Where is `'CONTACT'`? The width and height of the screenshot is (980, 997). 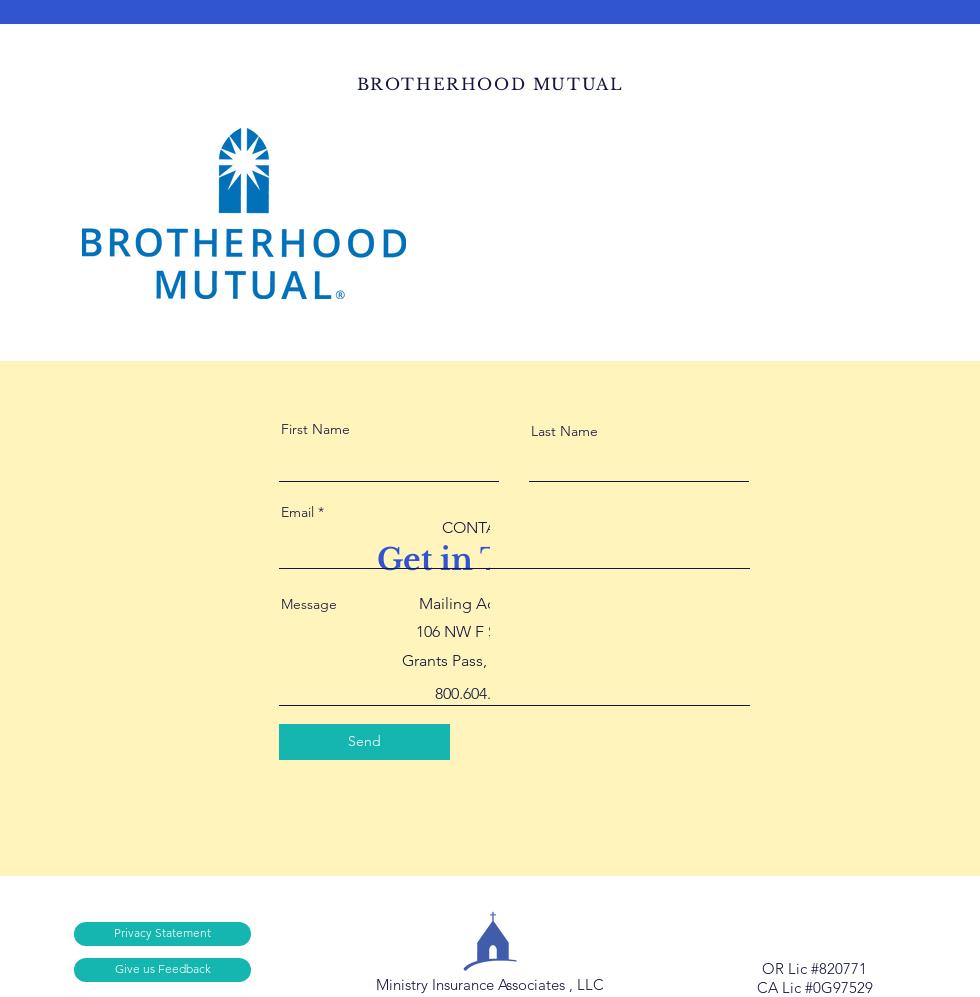
'CONTACT' is located at coordinates (441, 525).